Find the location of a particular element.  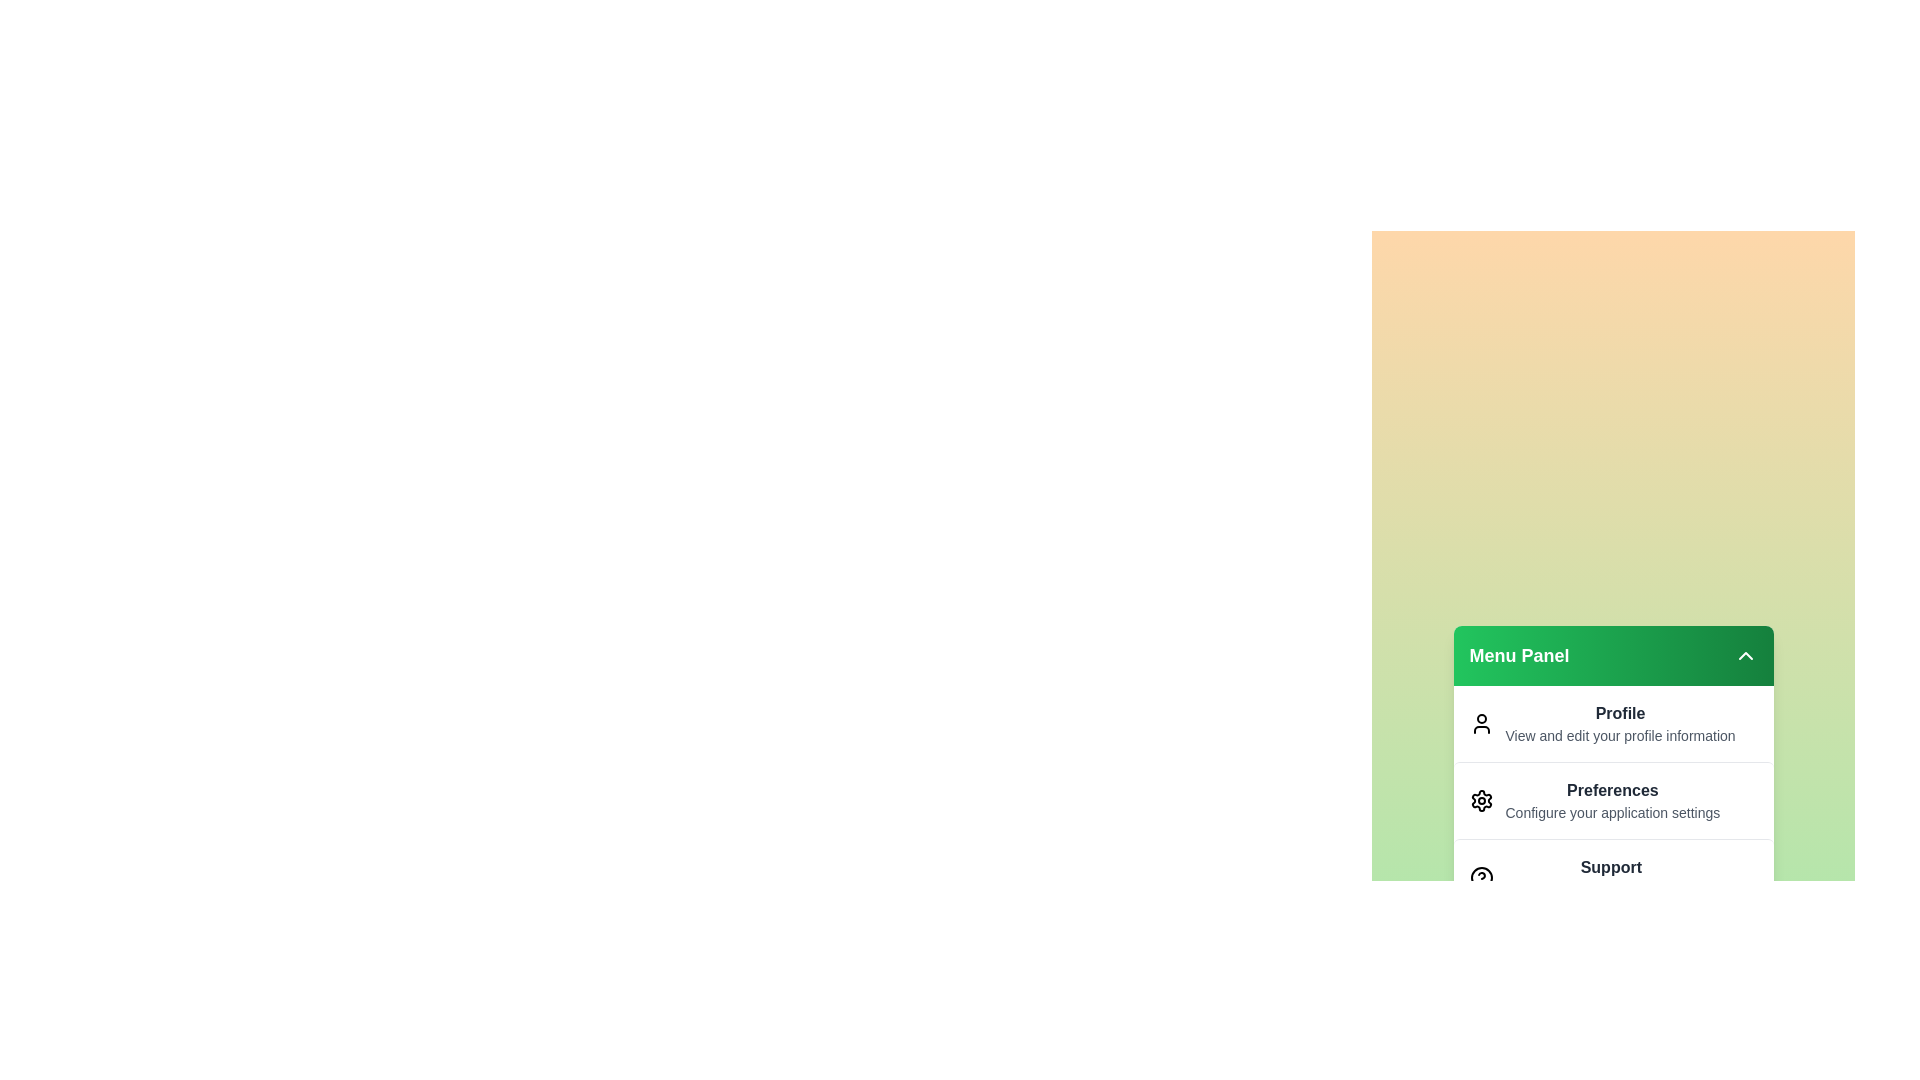

the menu item Preferences is located at coordinates (1613, 799).